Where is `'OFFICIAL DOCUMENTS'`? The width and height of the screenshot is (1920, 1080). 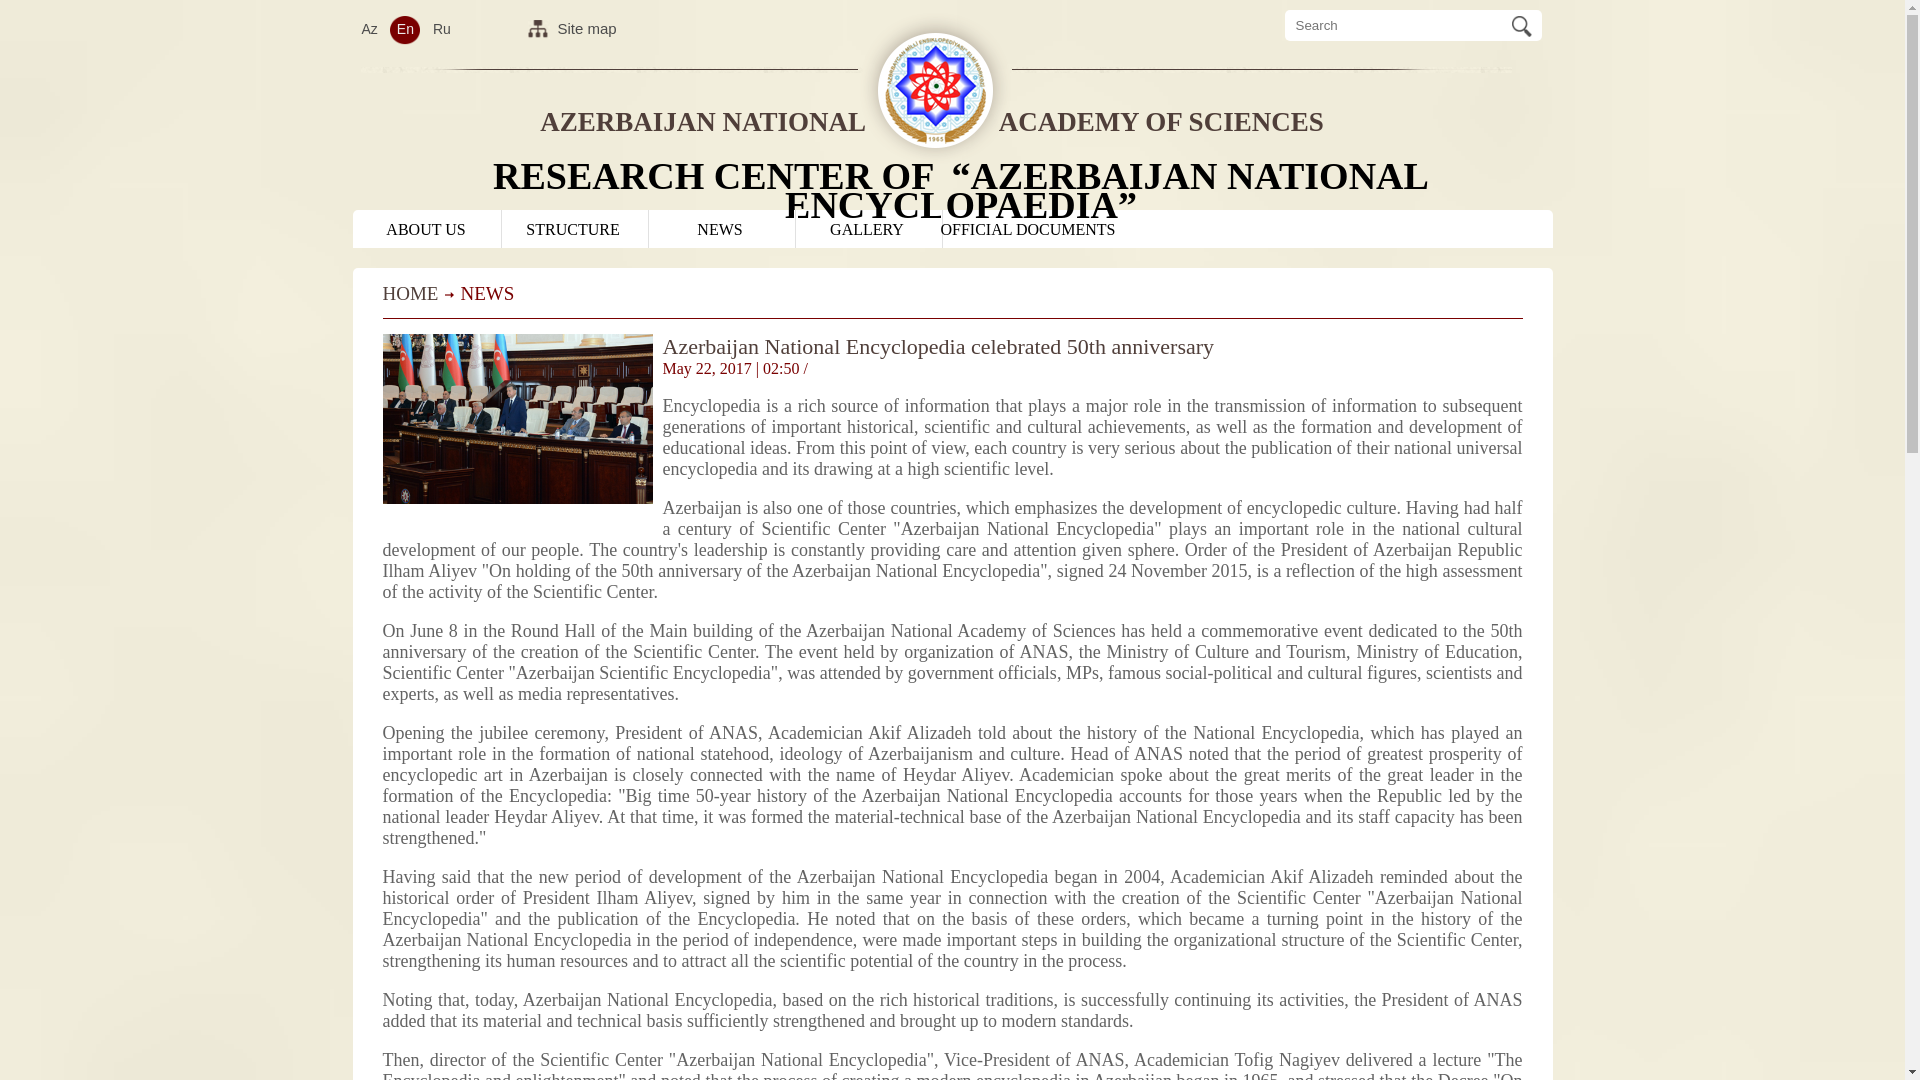
'OFFICIAL DOCUMENTS' is located at coordinates (1027, 228).